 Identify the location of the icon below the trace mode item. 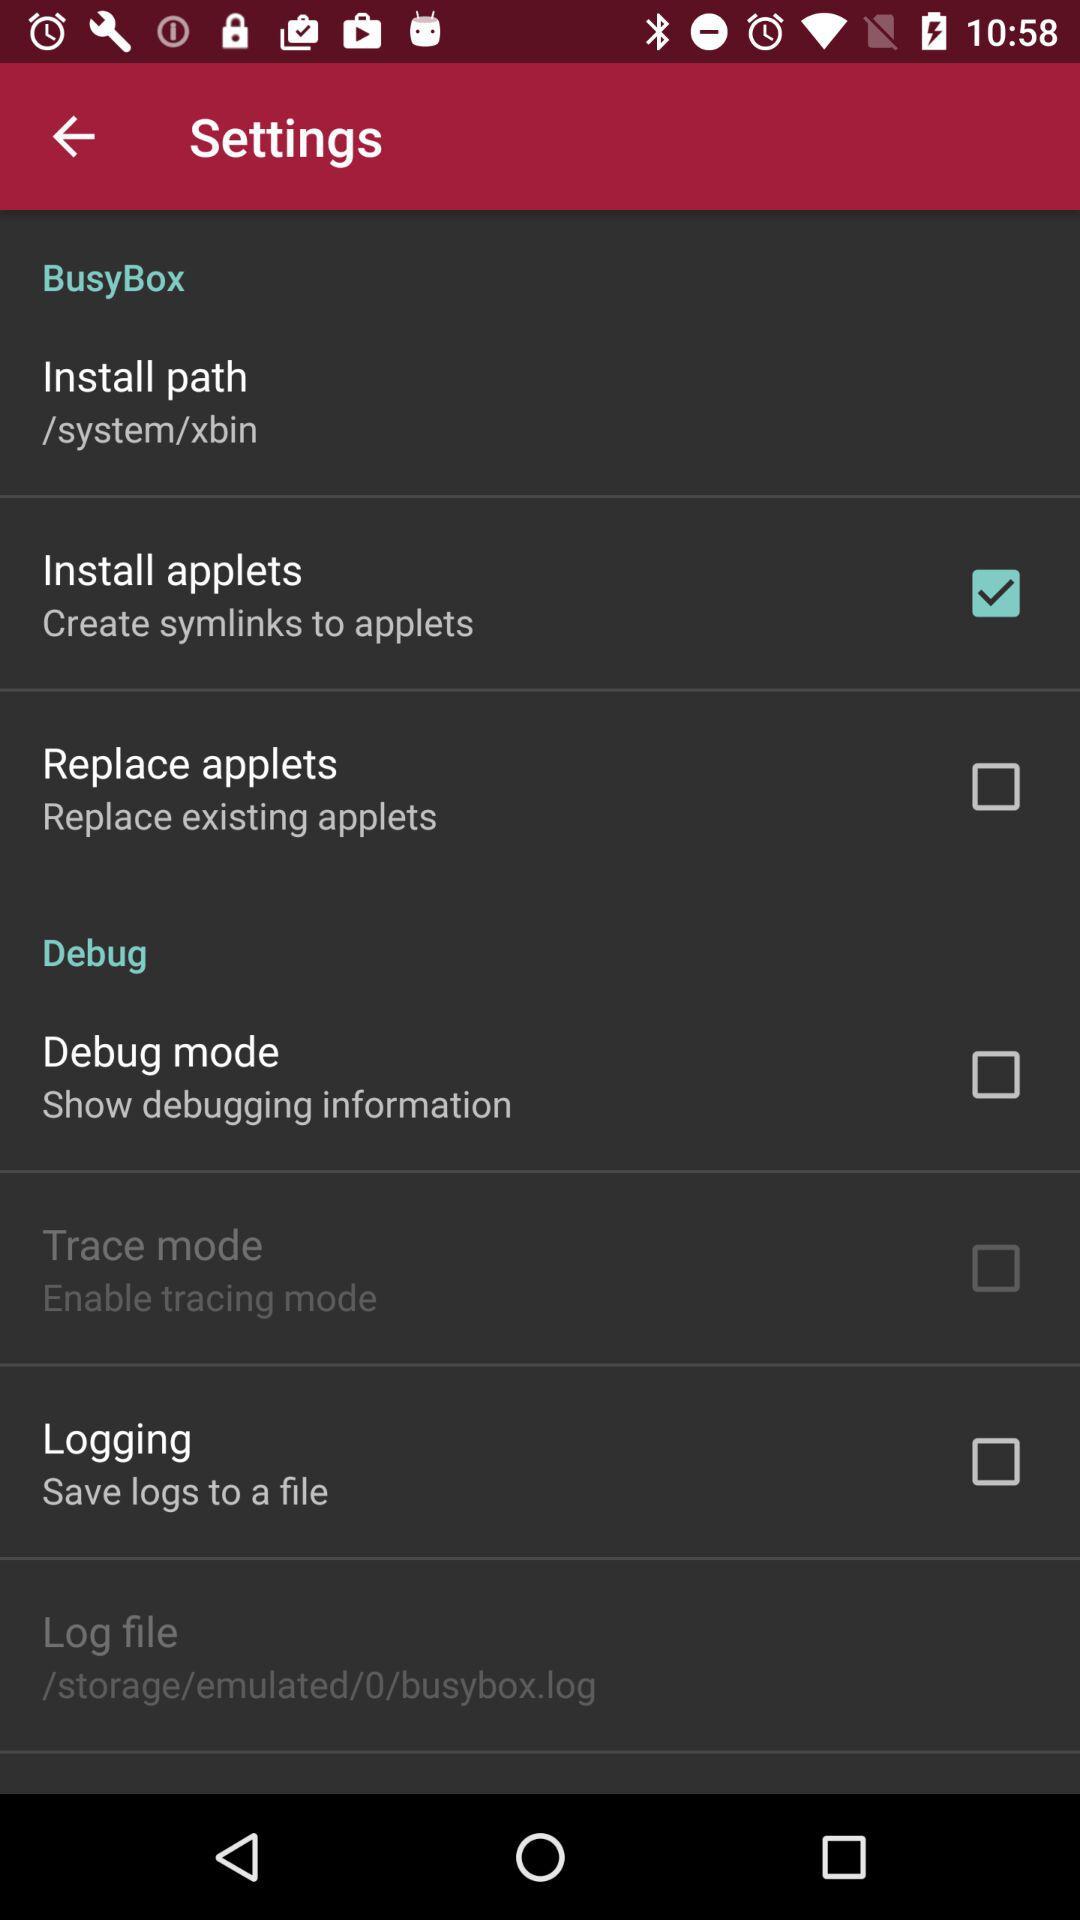
(209, 1296).